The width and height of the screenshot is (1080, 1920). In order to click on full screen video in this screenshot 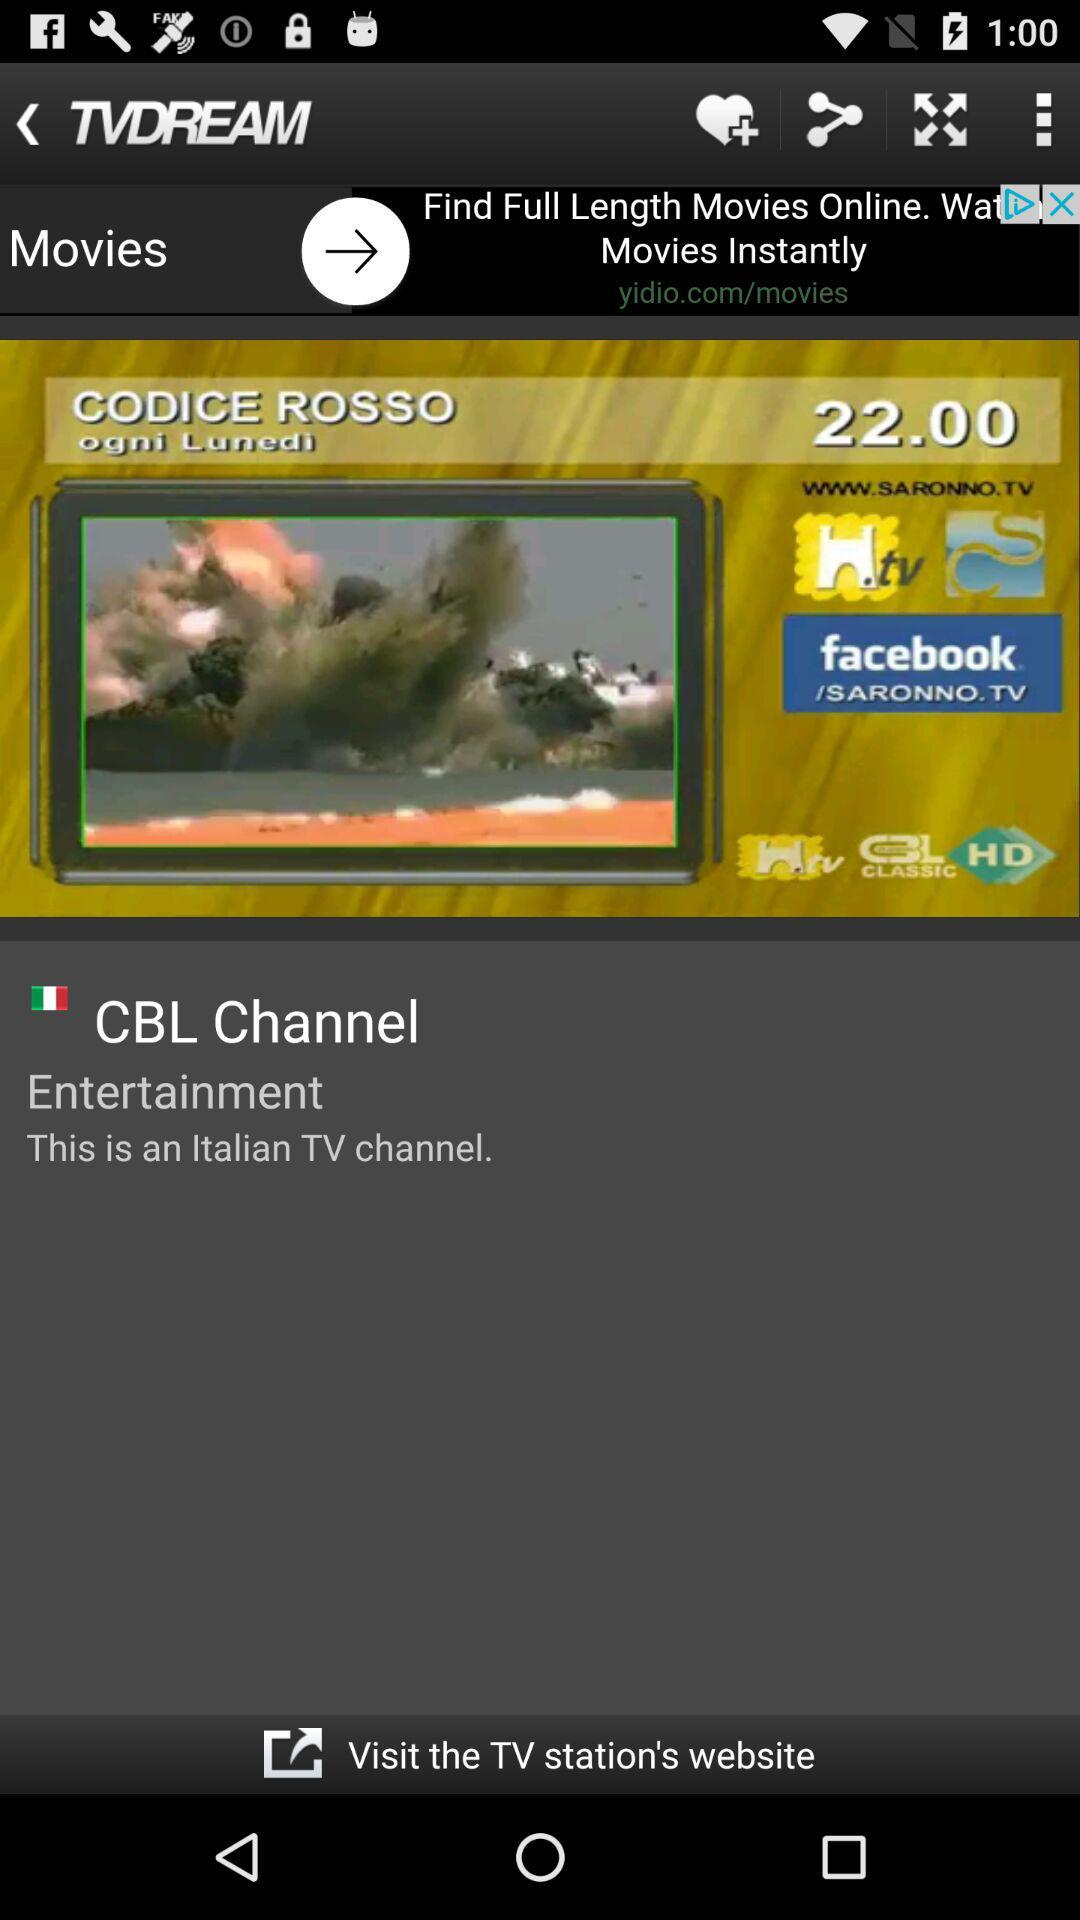, I will do `click(940, 118)`.